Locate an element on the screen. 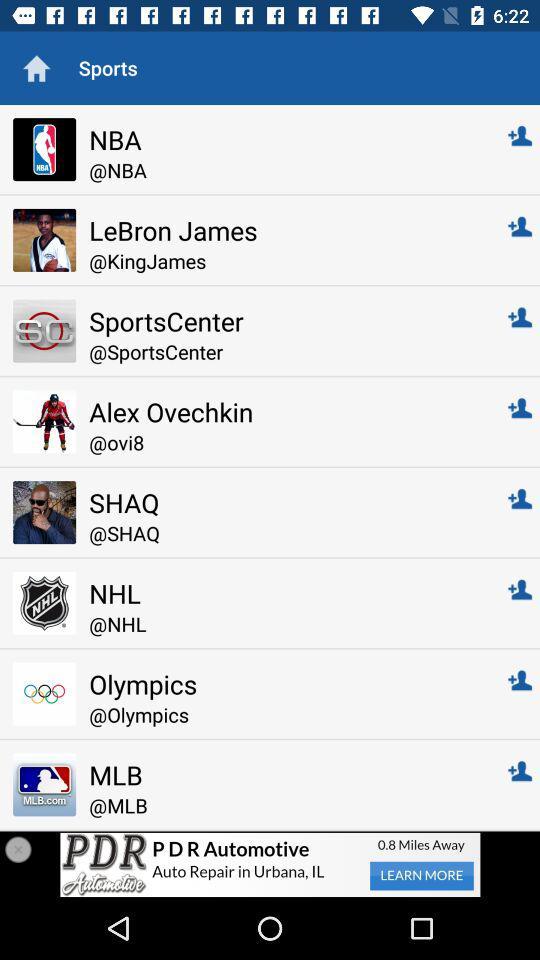 The height and width of the screenshot is (960, 540). the item above @kingjames icon is located at coordinates (284, 230).